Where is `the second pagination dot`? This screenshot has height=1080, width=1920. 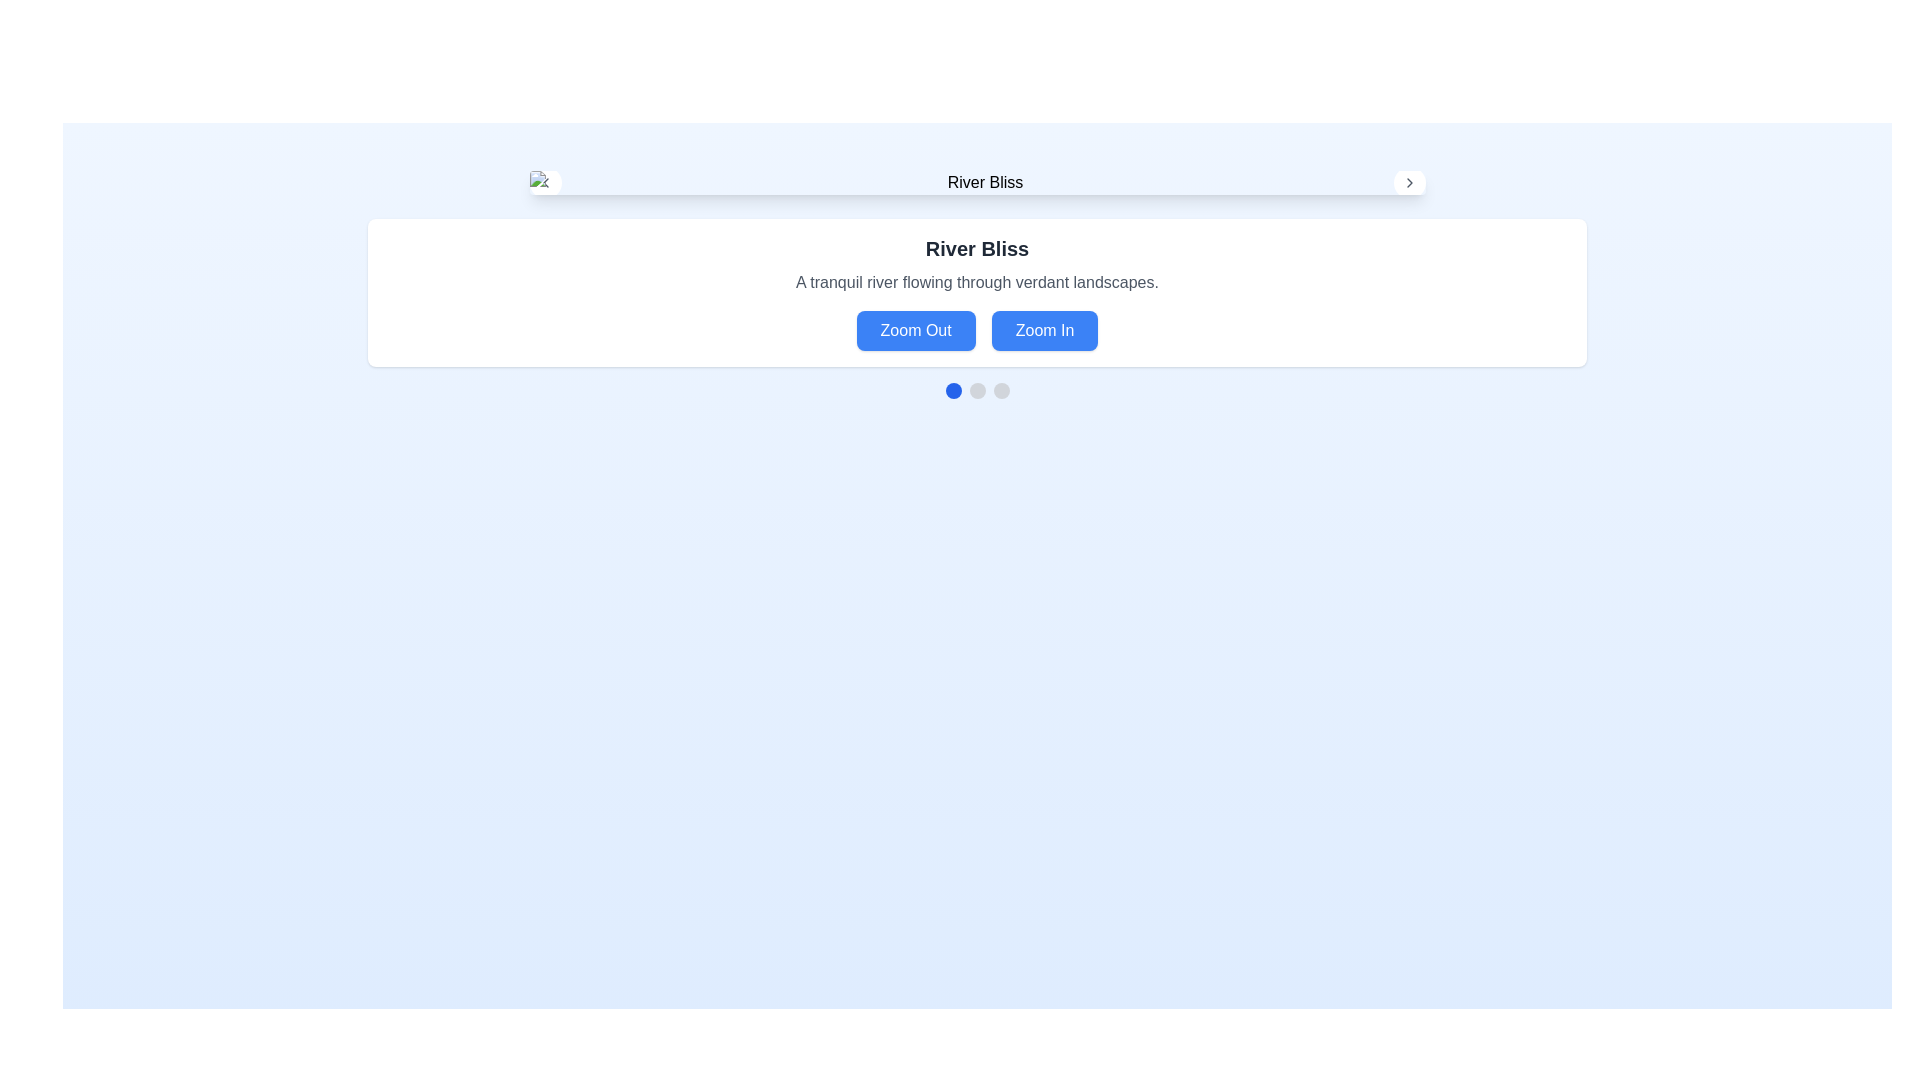
the second pagination dot is located at coordinates (977, 390).